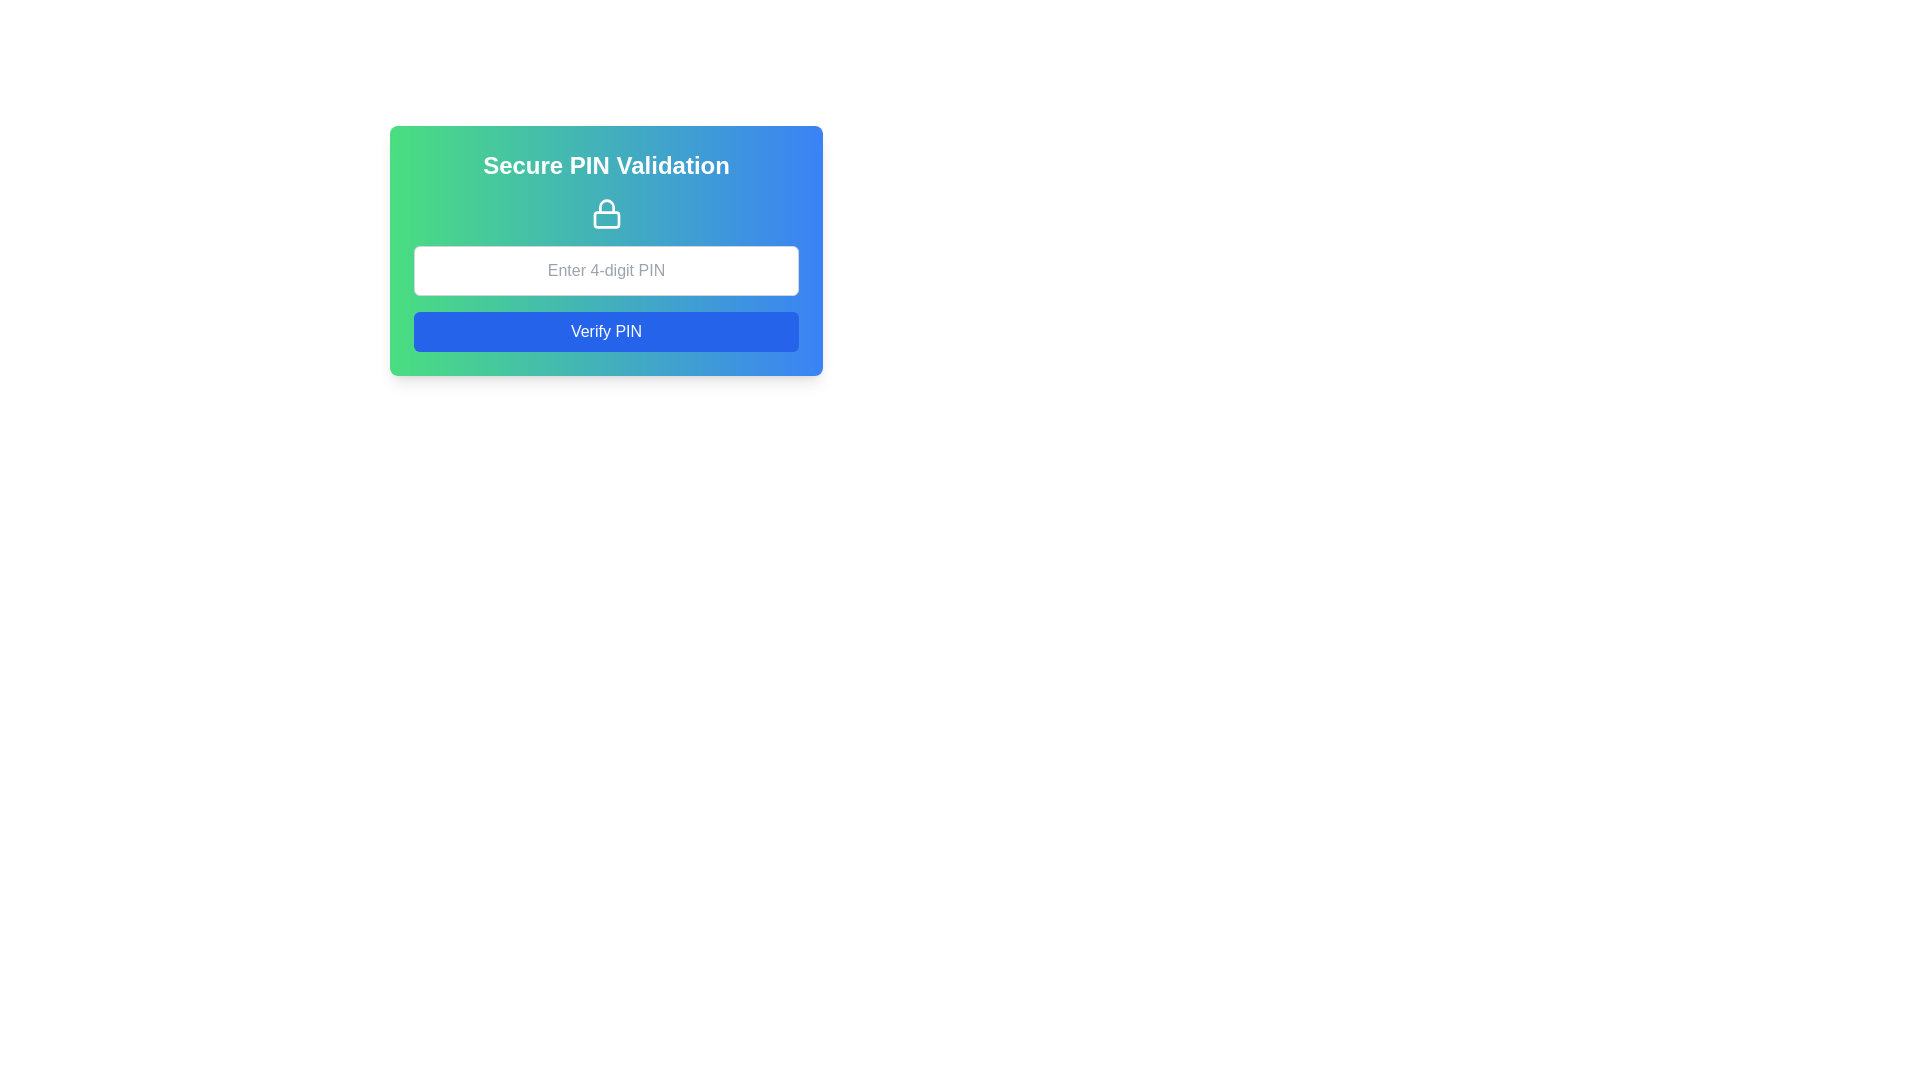  I want to click on the password input field located below the 'Secure PIN Validation' title and above the 'Verify PIN' button to focus, so click(605, 270).